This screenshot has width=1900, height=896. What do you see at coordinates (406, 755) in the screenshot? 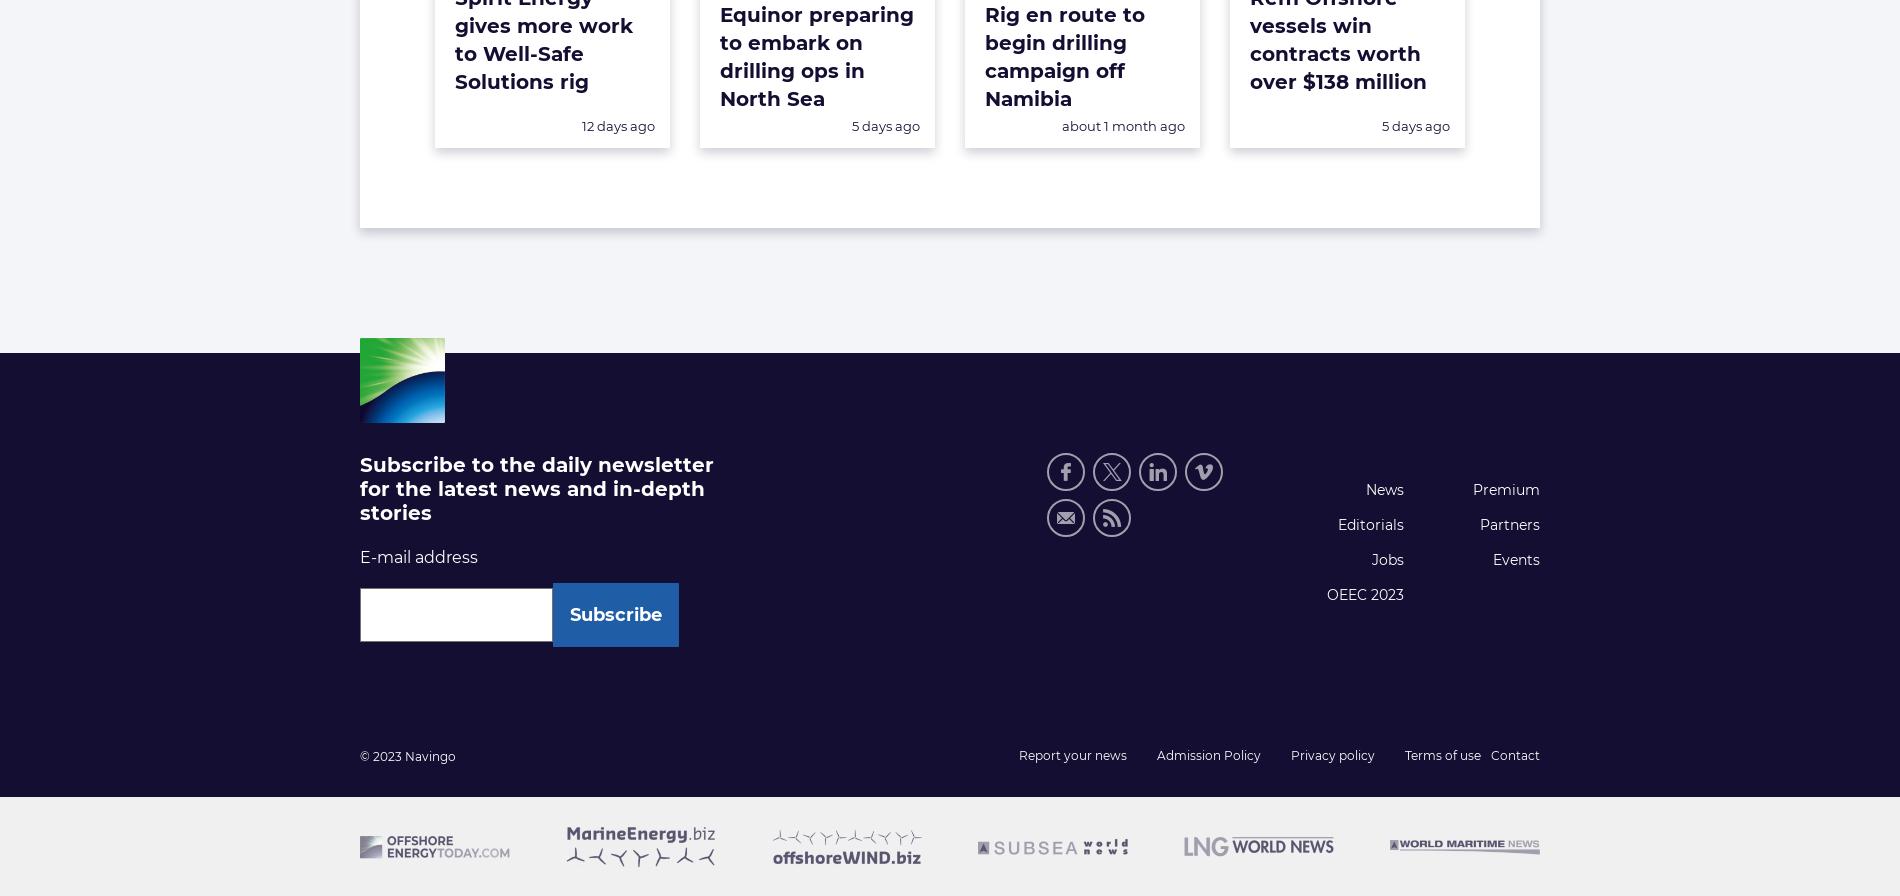
I see `'© 2023 Navingo'` at bounding box center [406, 755].